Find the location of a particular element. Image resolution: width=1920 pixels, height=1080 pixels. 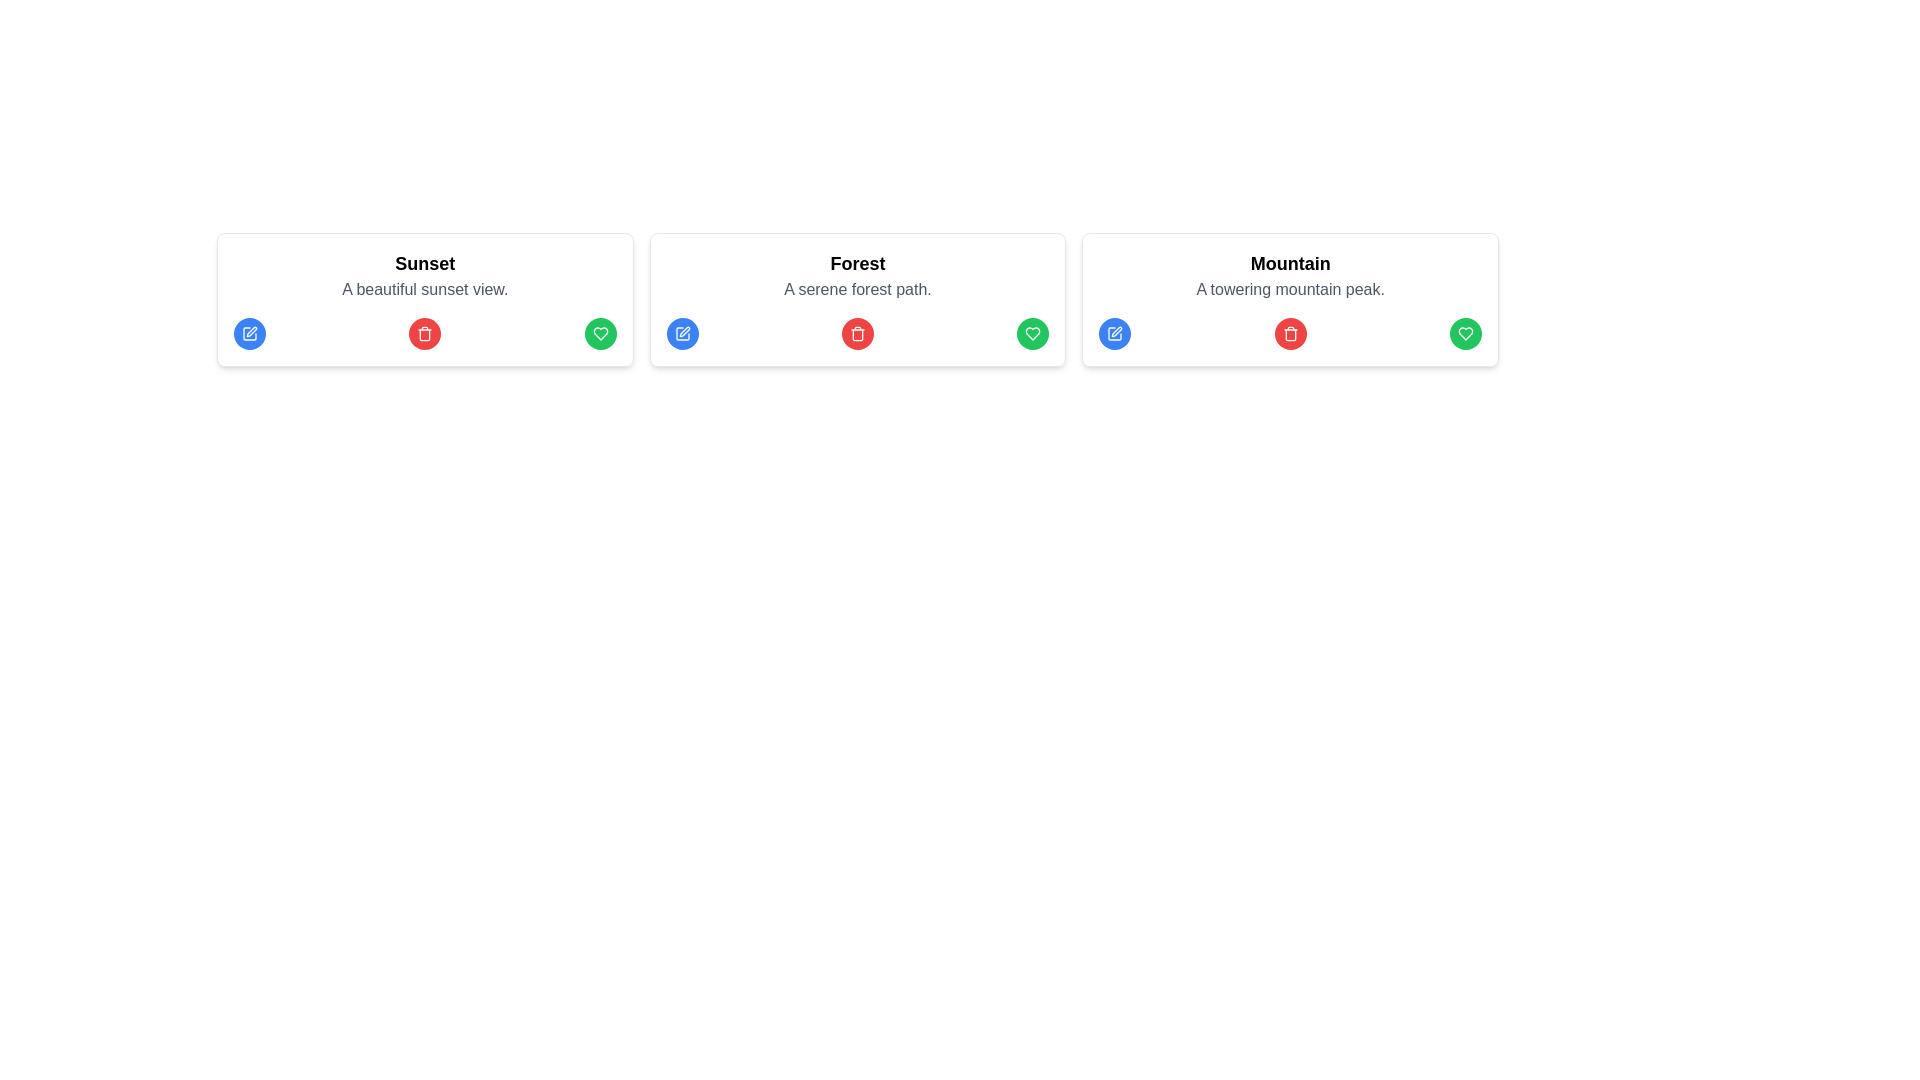

the heart icon embedded in the green circular button at the bottom right of the 'Forest' card is located at coordinates (1033, 333).